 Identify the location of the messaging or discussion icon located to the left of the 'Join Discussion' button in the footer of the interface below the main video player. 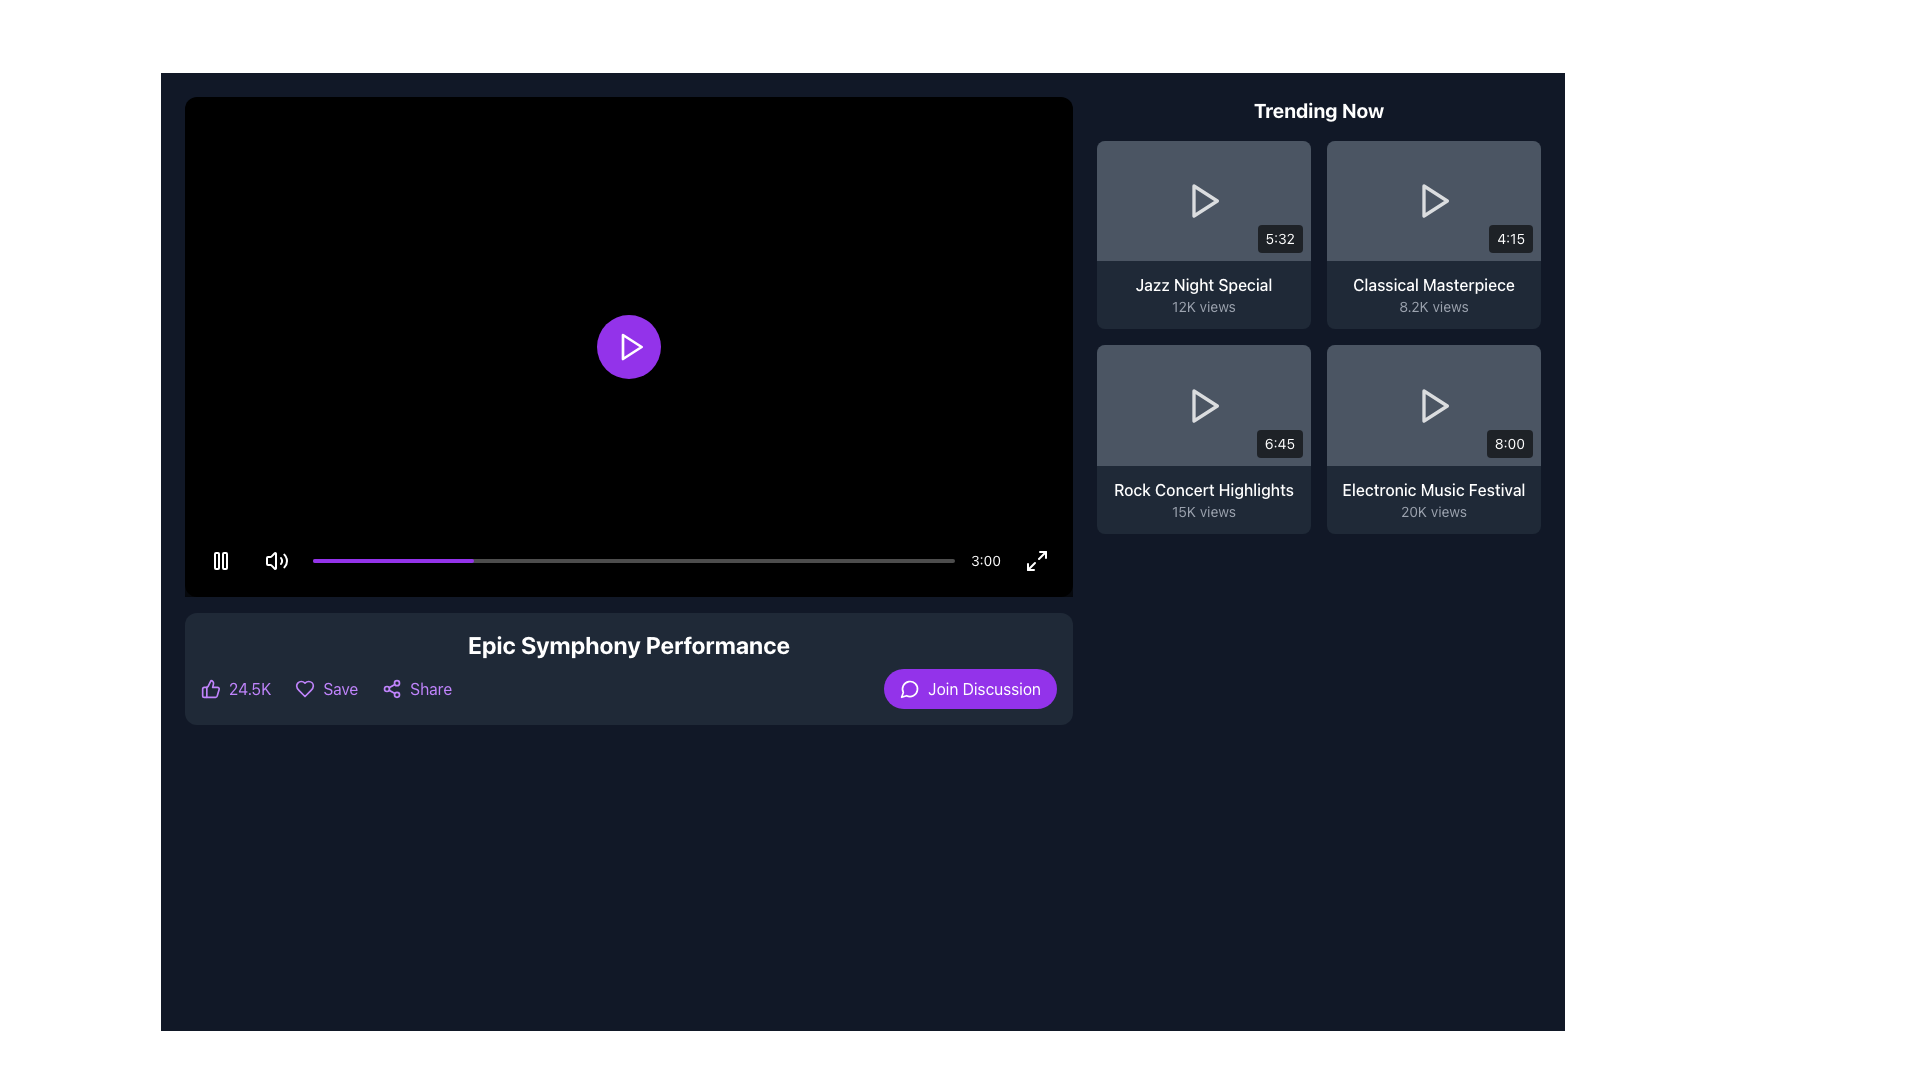
(908, 687).